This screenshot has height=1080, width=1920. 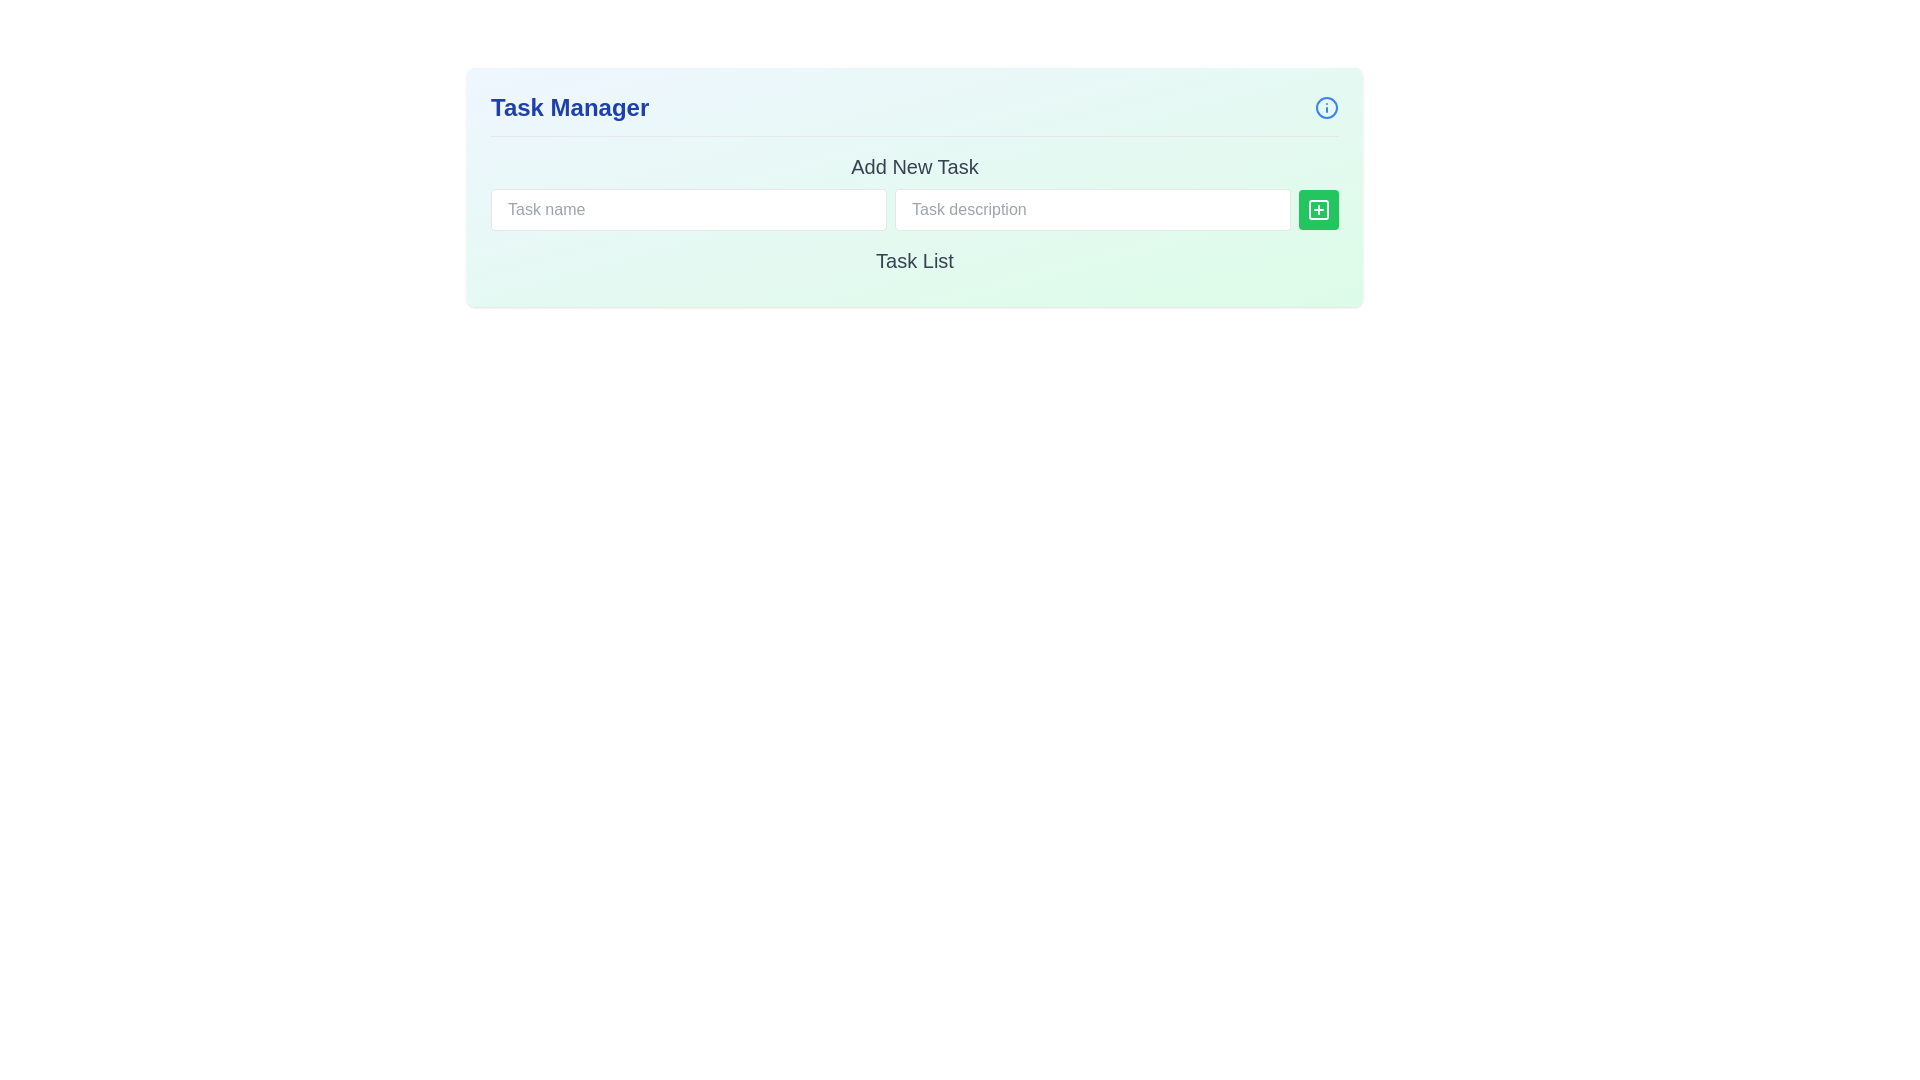 I want to click on the Text label that serves as a header or section title, indicating the area below it pertains to tasks in a list format, located just below the 'Add New Task' form, so click(x=914, y=260).